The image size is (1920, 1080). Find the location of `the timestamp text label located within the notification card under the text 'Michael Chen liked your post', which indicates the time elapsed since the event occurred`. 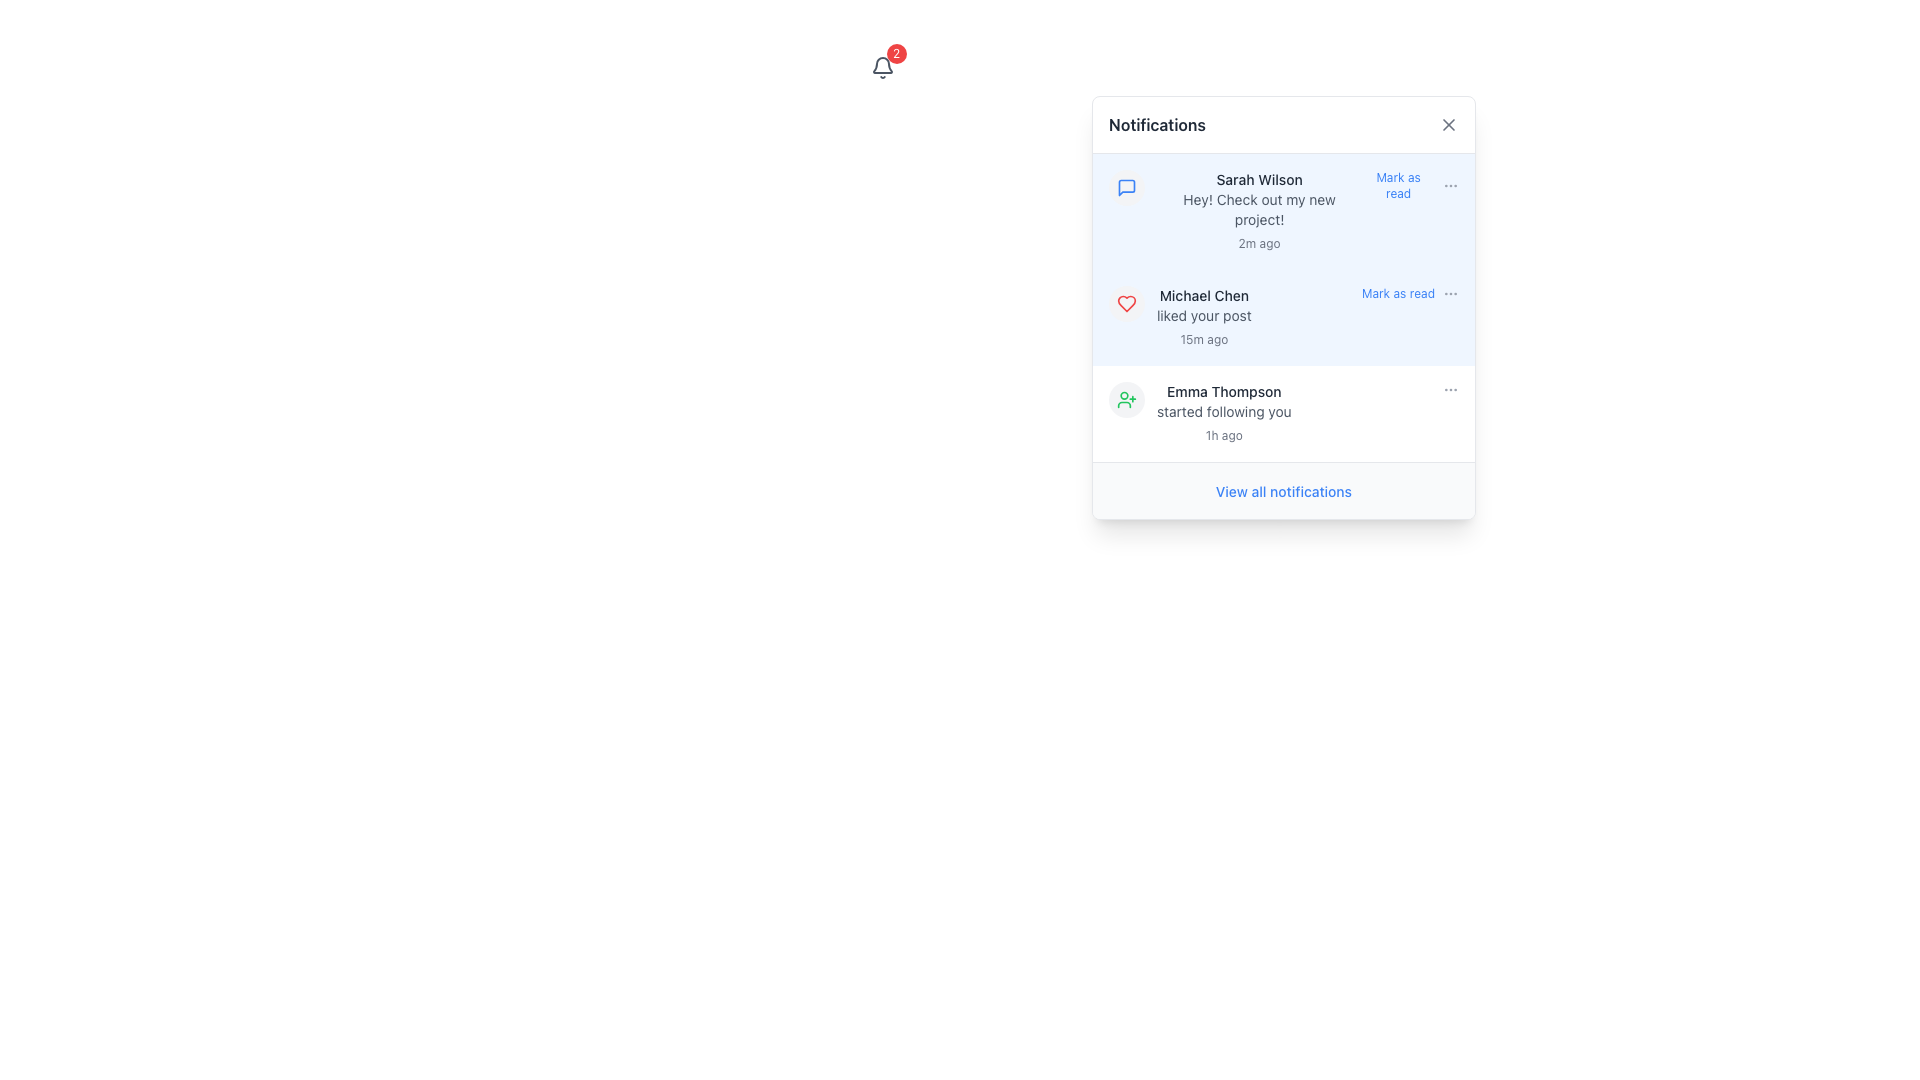

the timestamp text label located within the notification card under the text 'Michael Chen liked your post', which indicates the time elapsed since the event occurred is located at coordinates (1203, 338).